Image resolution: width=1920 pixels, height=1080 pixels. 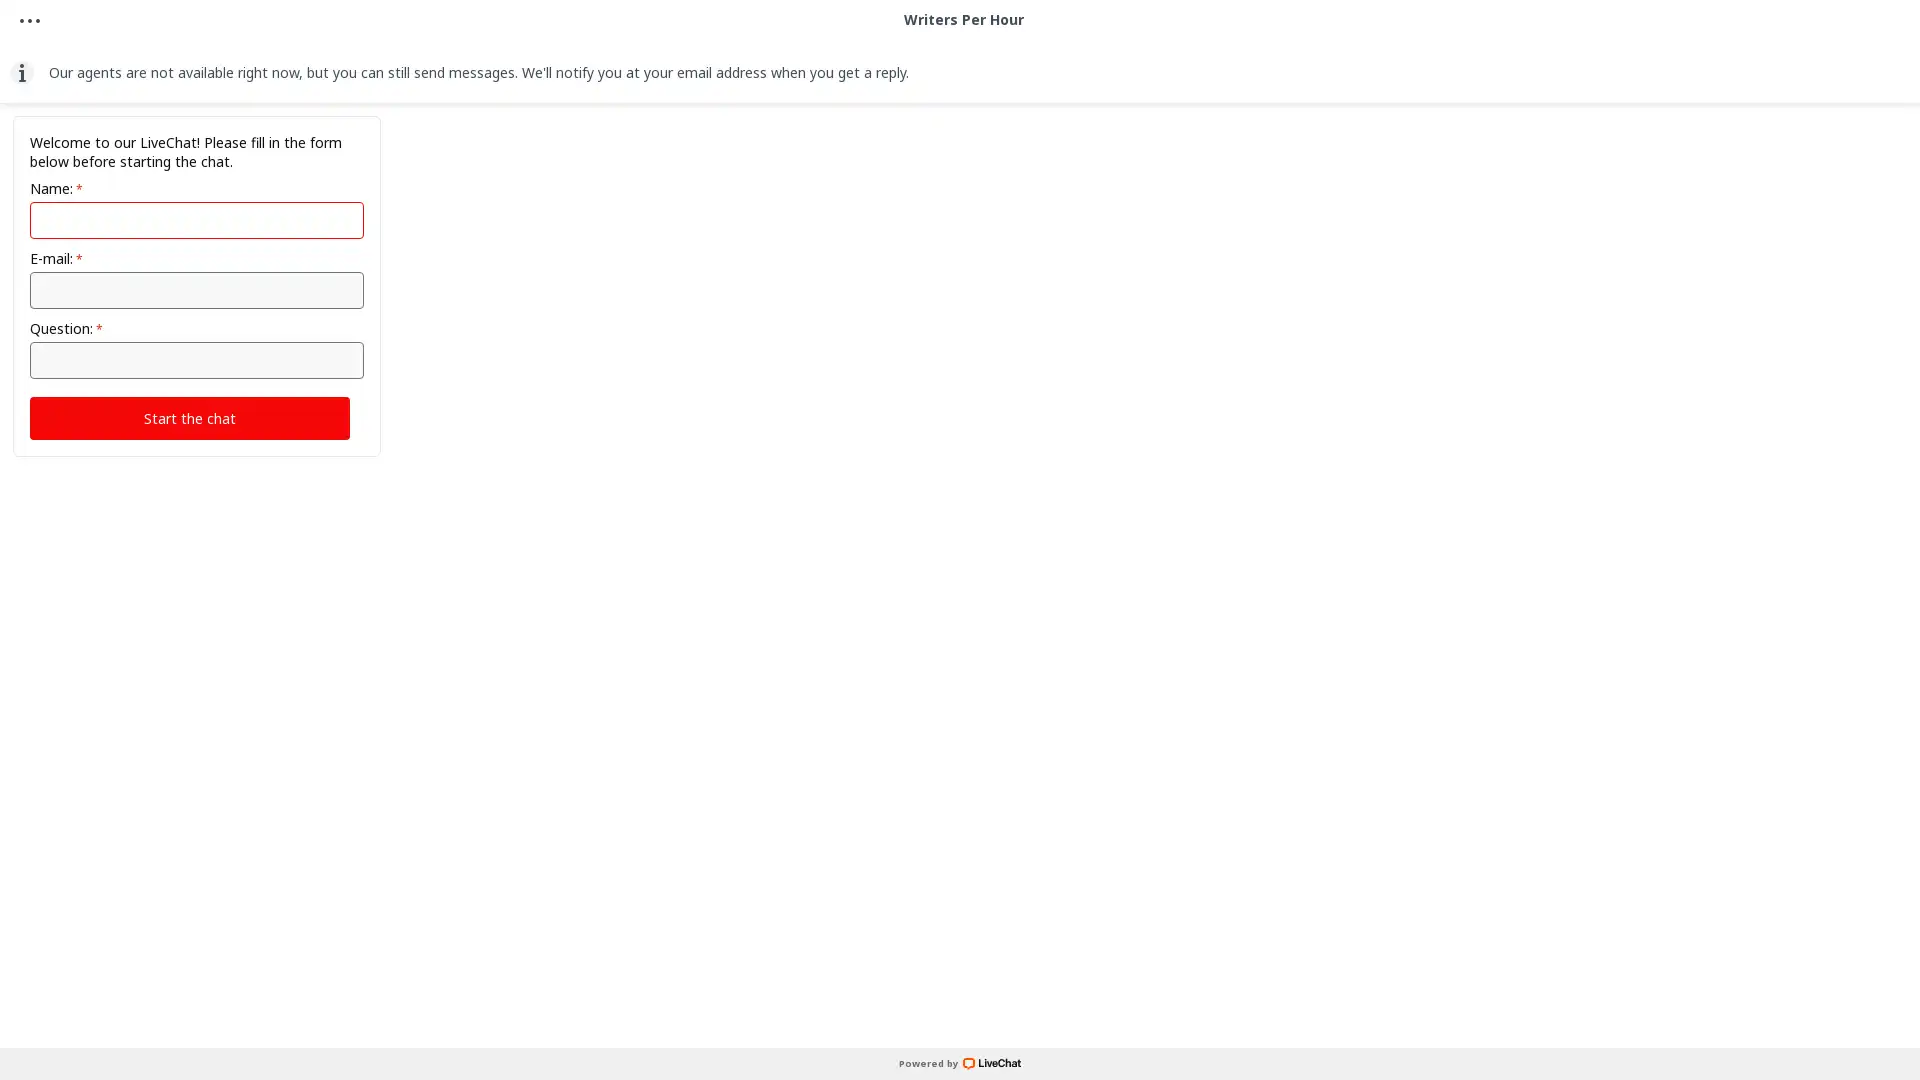 What do you see at coordinates (188, 416) in the screenshot?
I see `Start the chat` at bounding box center [188, 416].